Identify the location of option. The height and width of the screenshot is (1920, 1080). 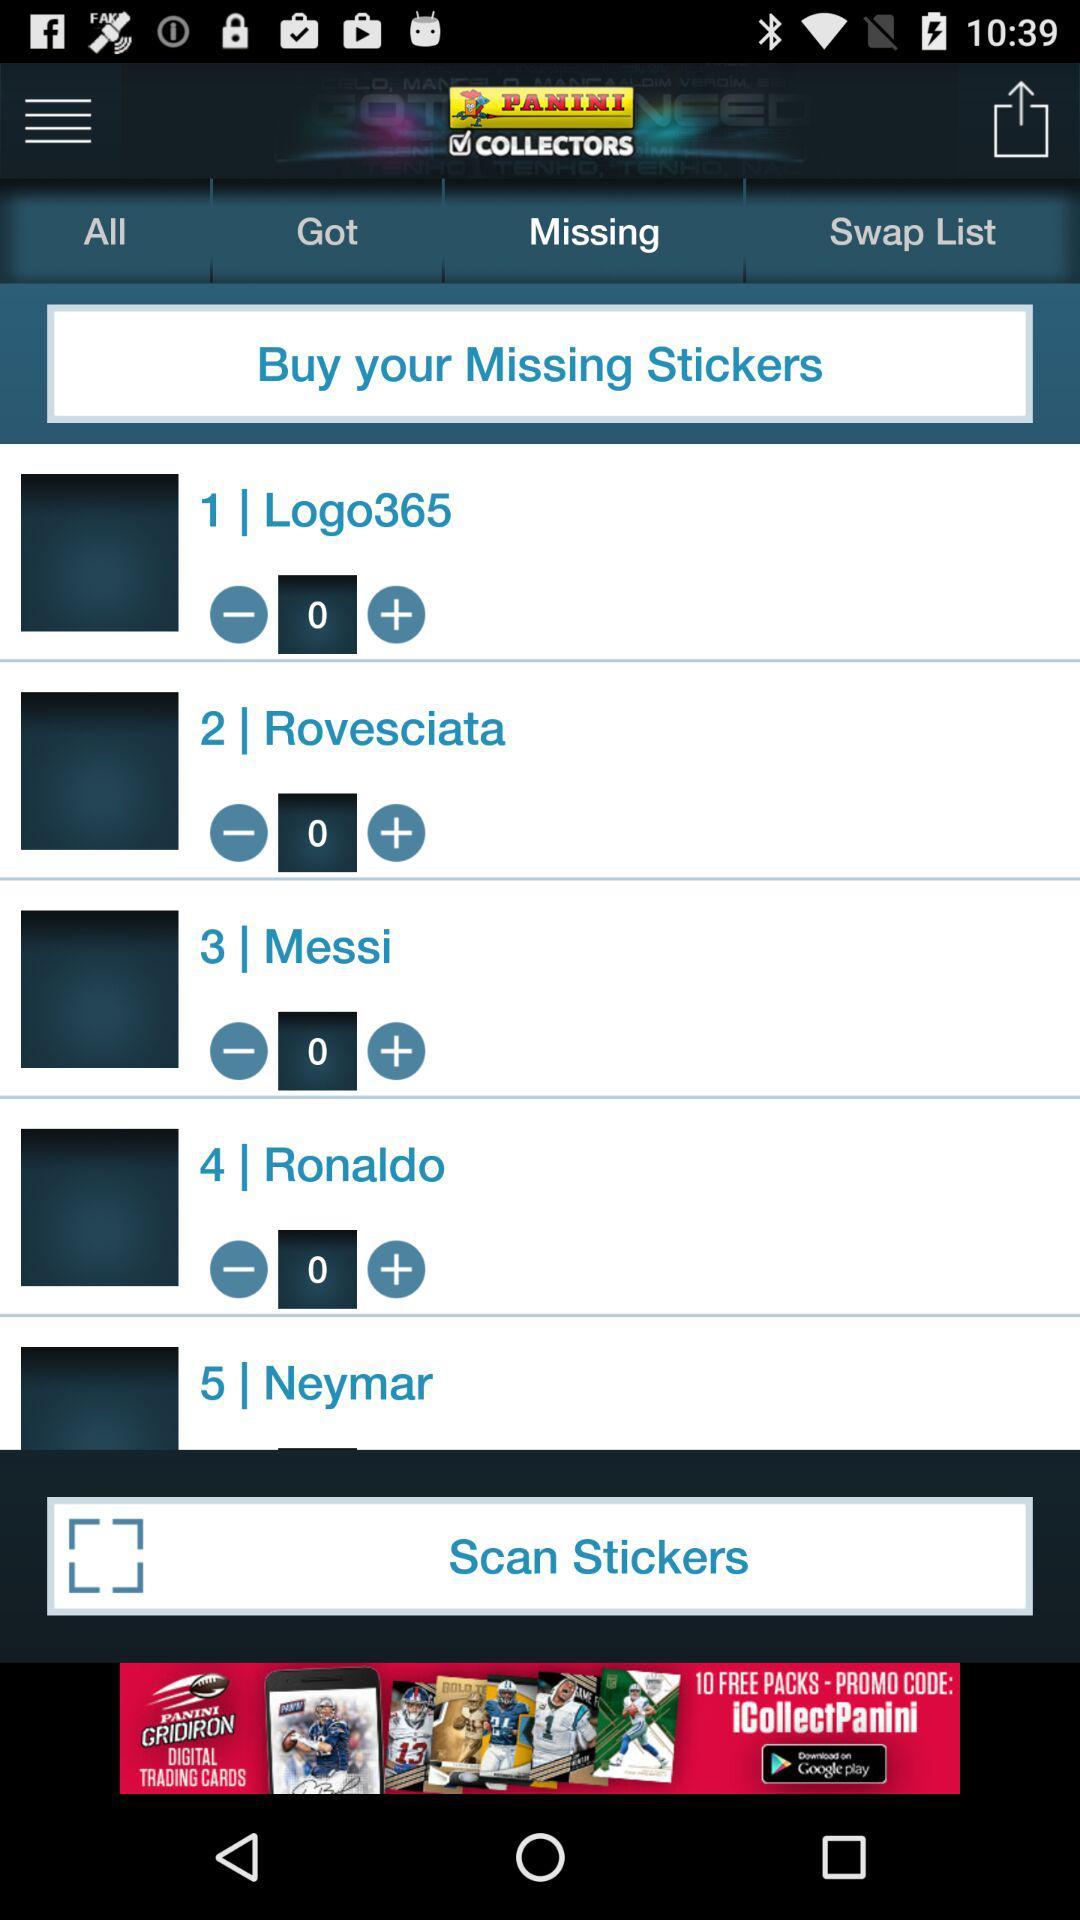
(396, 1449).